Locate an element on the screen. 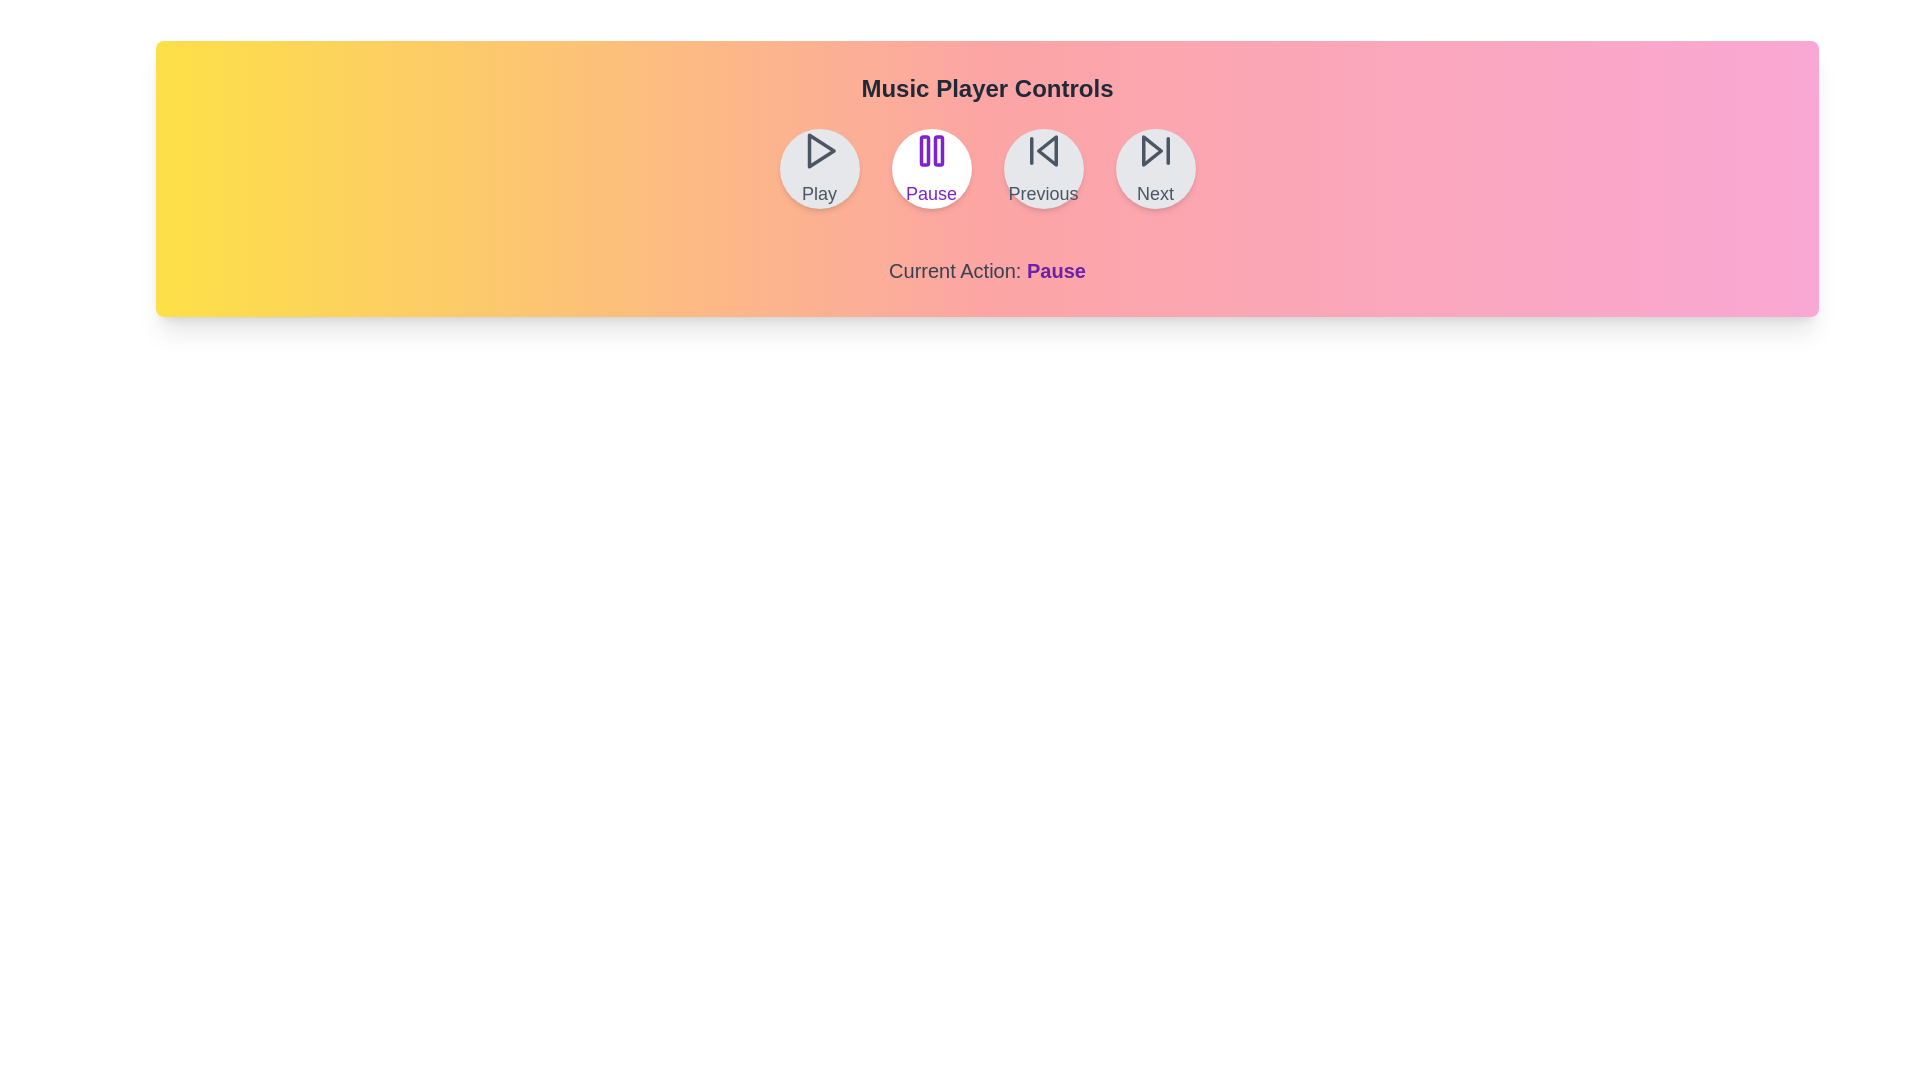  the Play button to perform the corresponding playback action is located at coordinates (819, 168).